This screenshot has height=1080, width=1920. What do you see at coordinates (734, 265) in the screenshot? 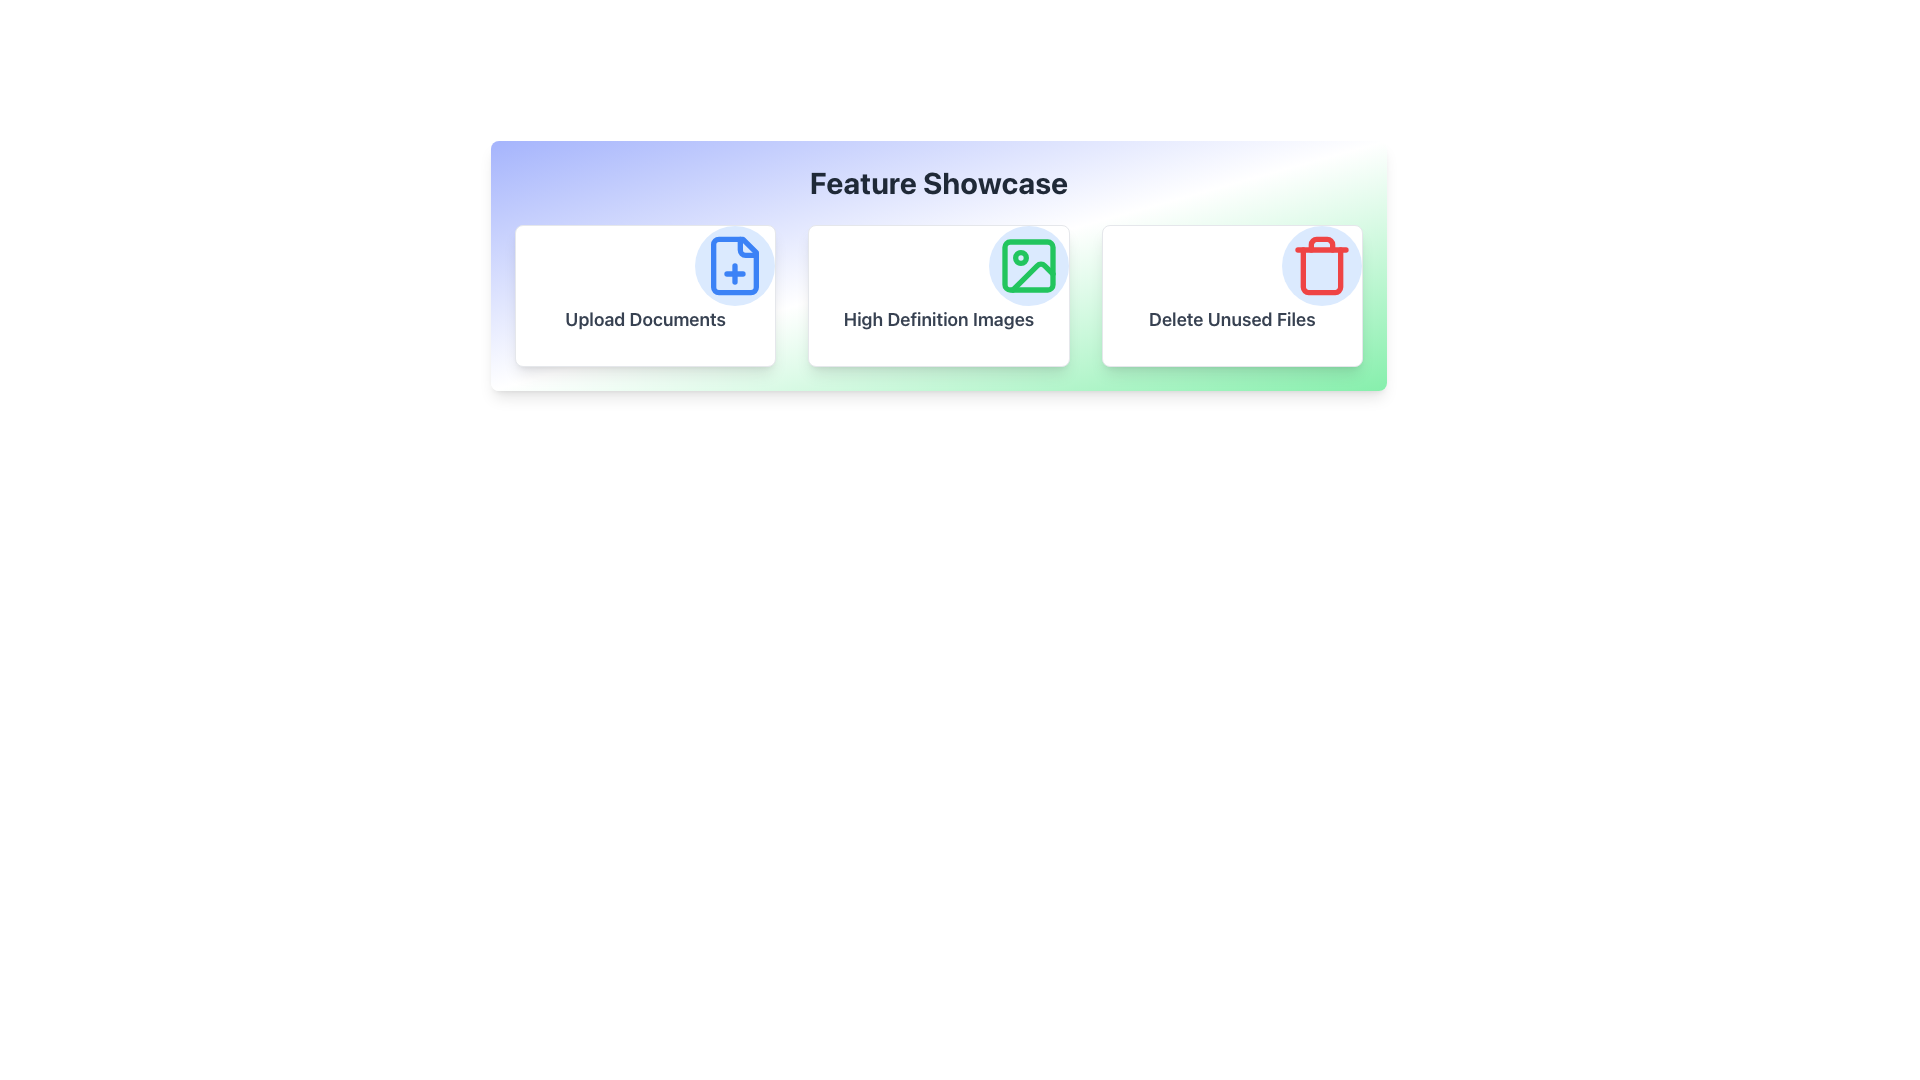
I see `the blue document icon with a plus sign located in the top-left segment of the 'Feature Showcase' section` at bounding box center [734, 265].